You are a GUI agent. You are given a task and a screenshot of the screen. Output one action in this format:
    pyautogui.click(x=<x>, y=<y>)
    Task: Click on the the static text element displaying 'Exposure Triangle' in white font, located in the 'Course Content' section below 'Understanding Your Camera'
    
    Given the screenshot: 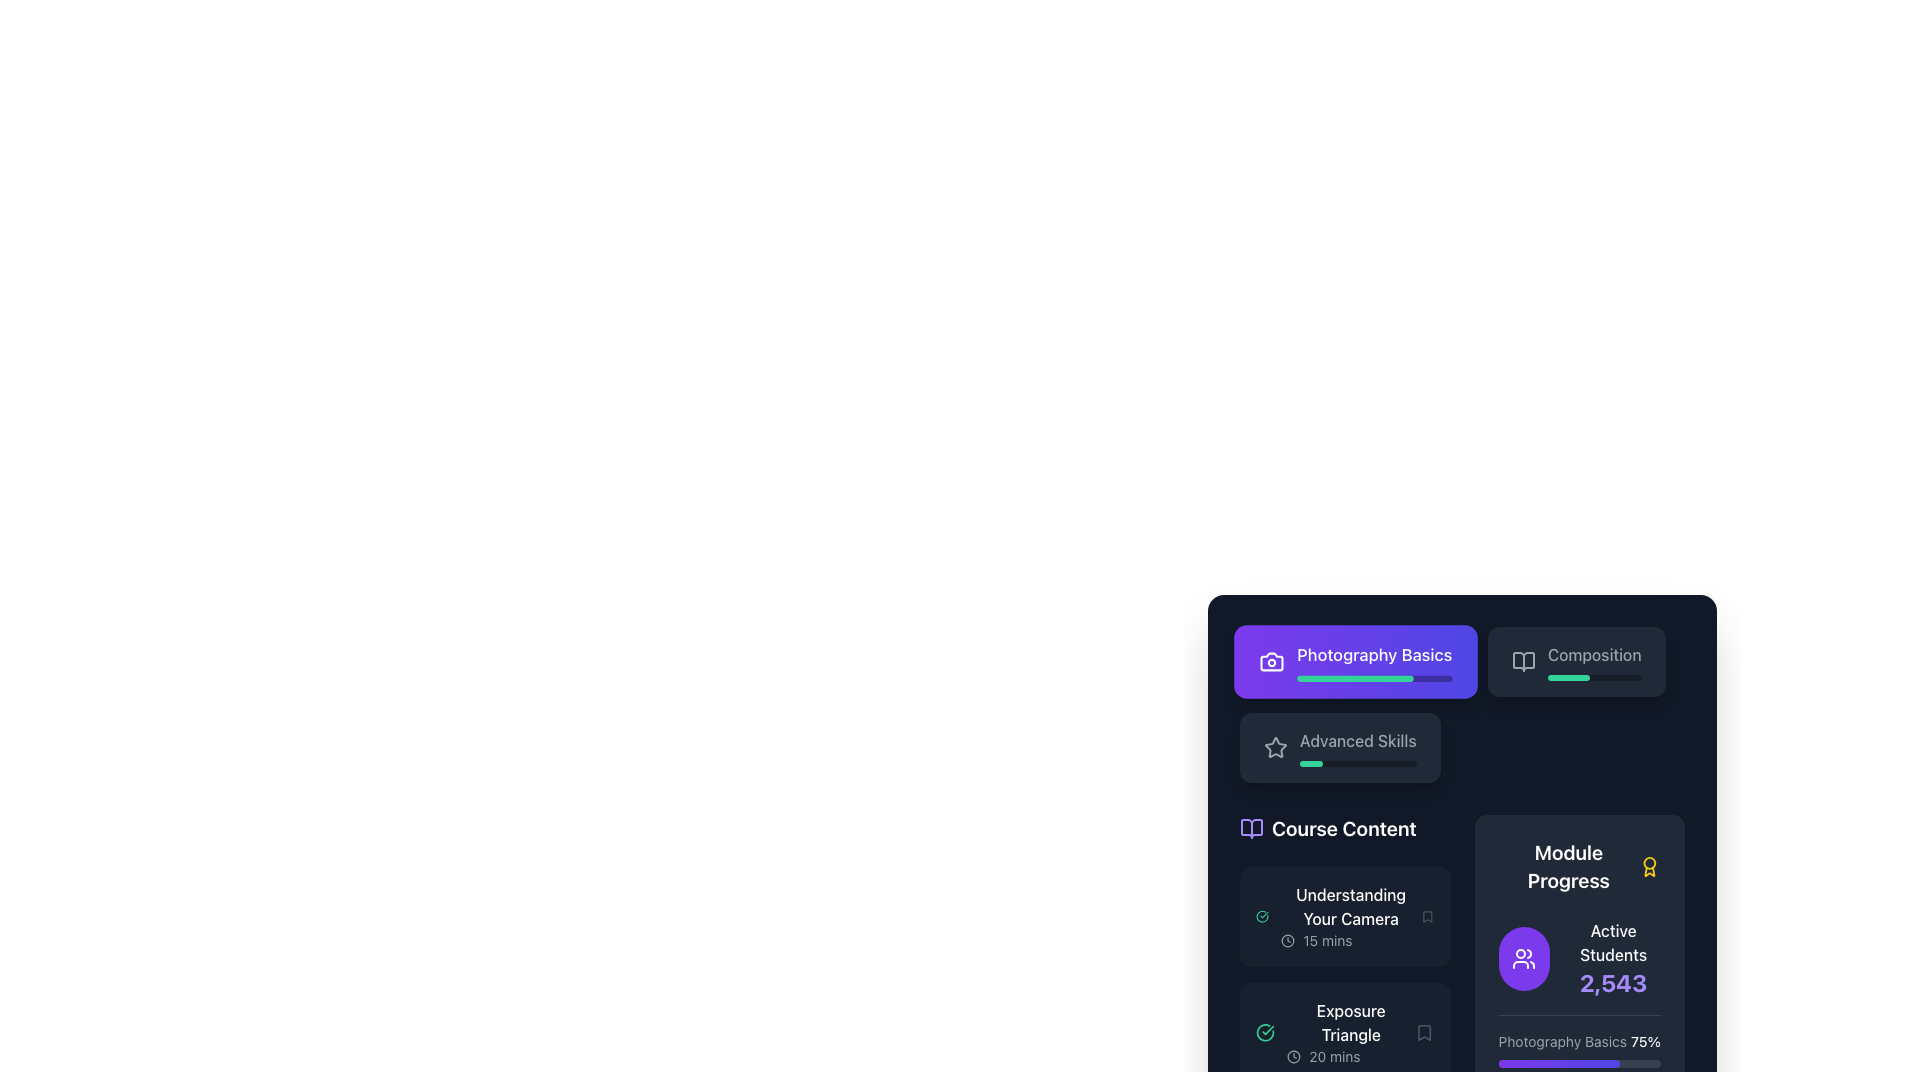 What is the action you would take?
    pyautogui.click(x=1351, y=1022)
    